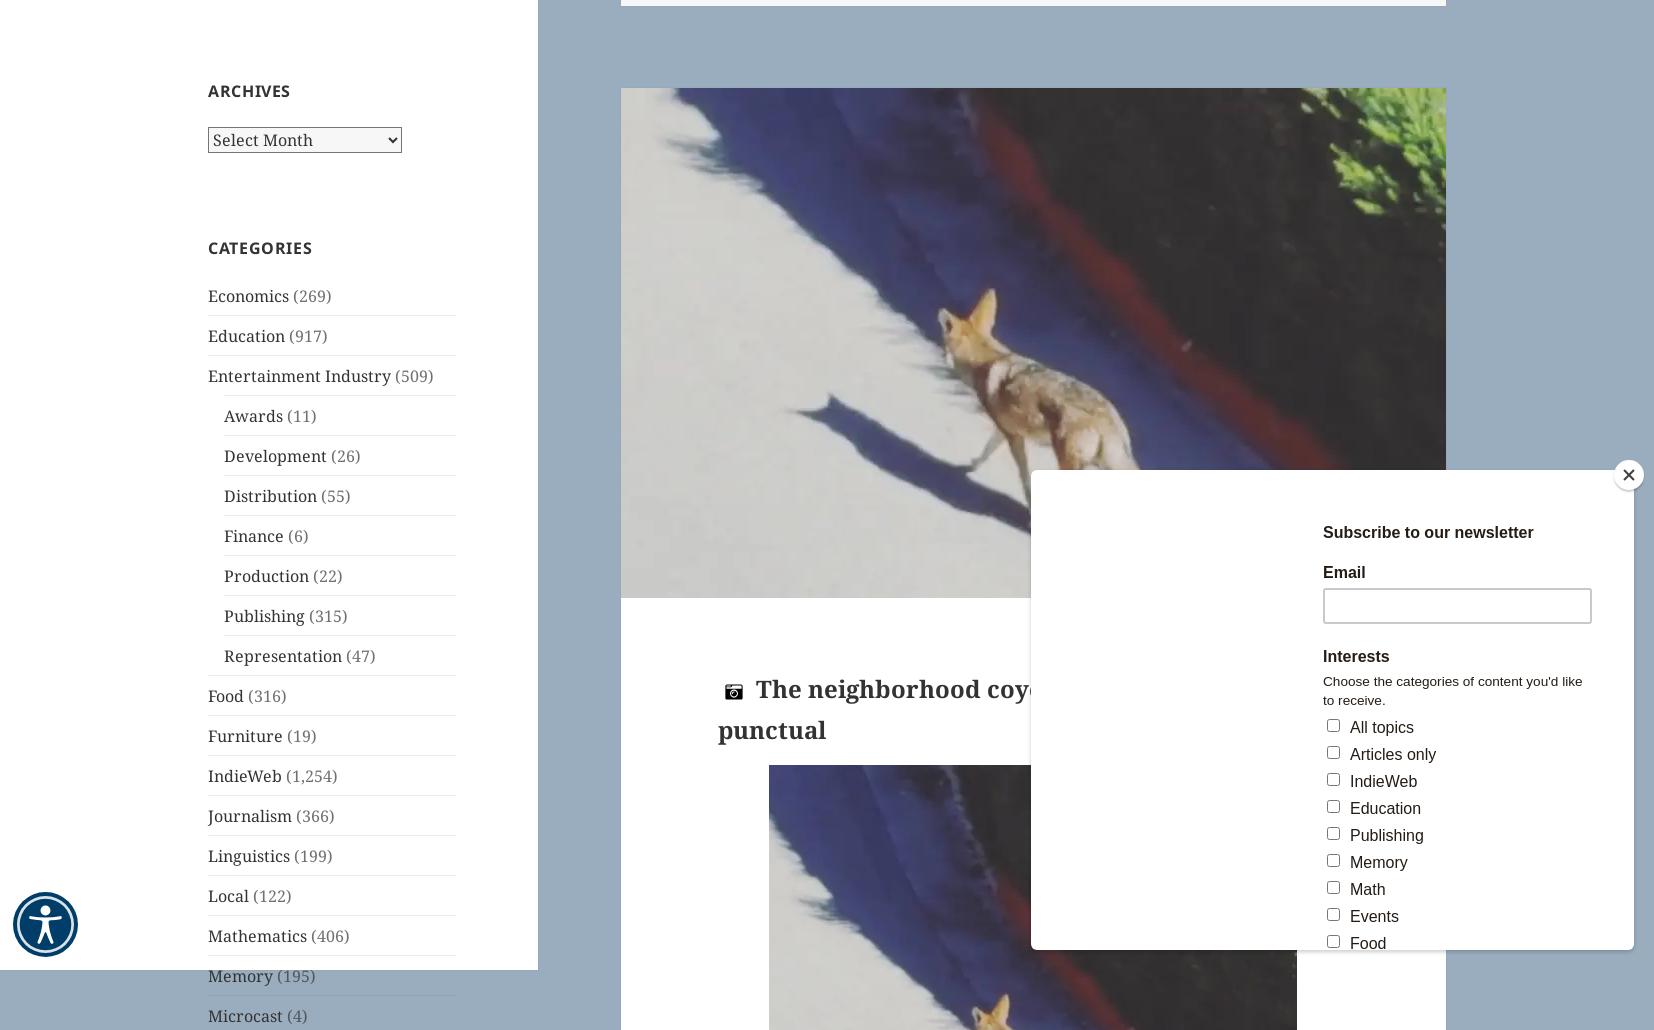  Describe the element at coordinates (244, 735) in the screenshot. I see `'Furniture'` at that location.